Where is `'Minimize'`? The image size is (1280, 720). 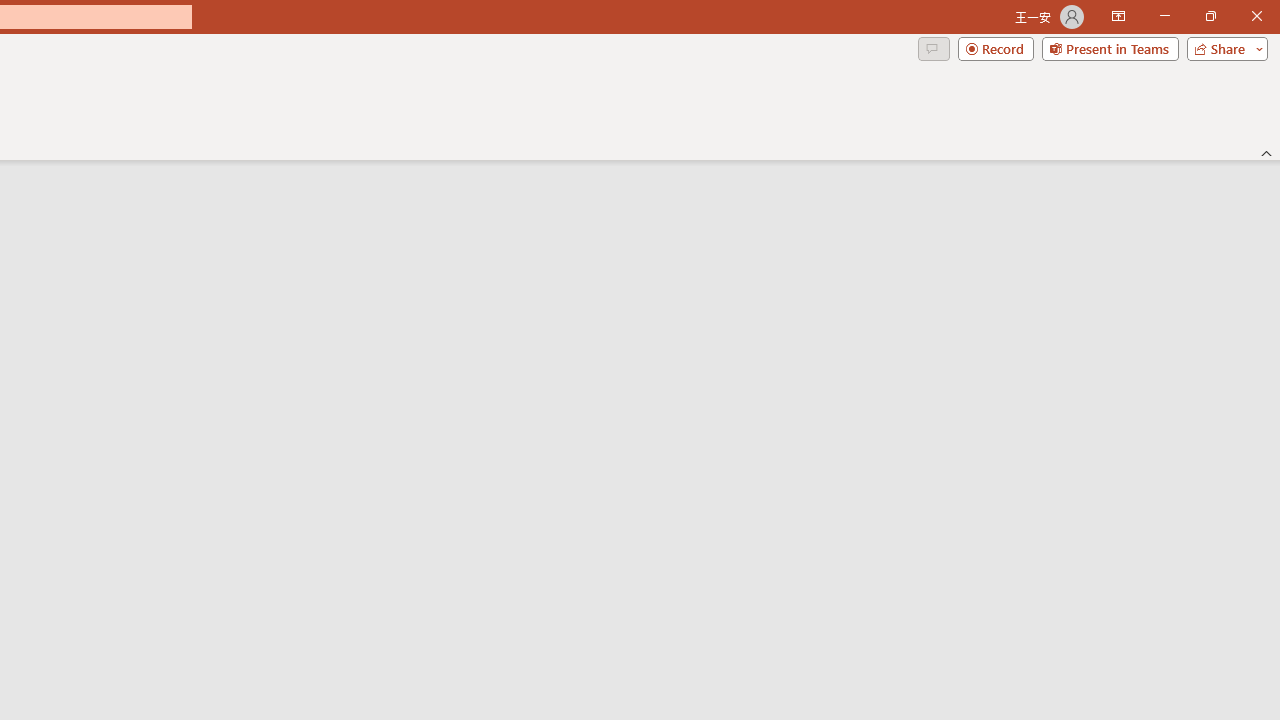 'Minimize' is located at coordinates (1164, 16).